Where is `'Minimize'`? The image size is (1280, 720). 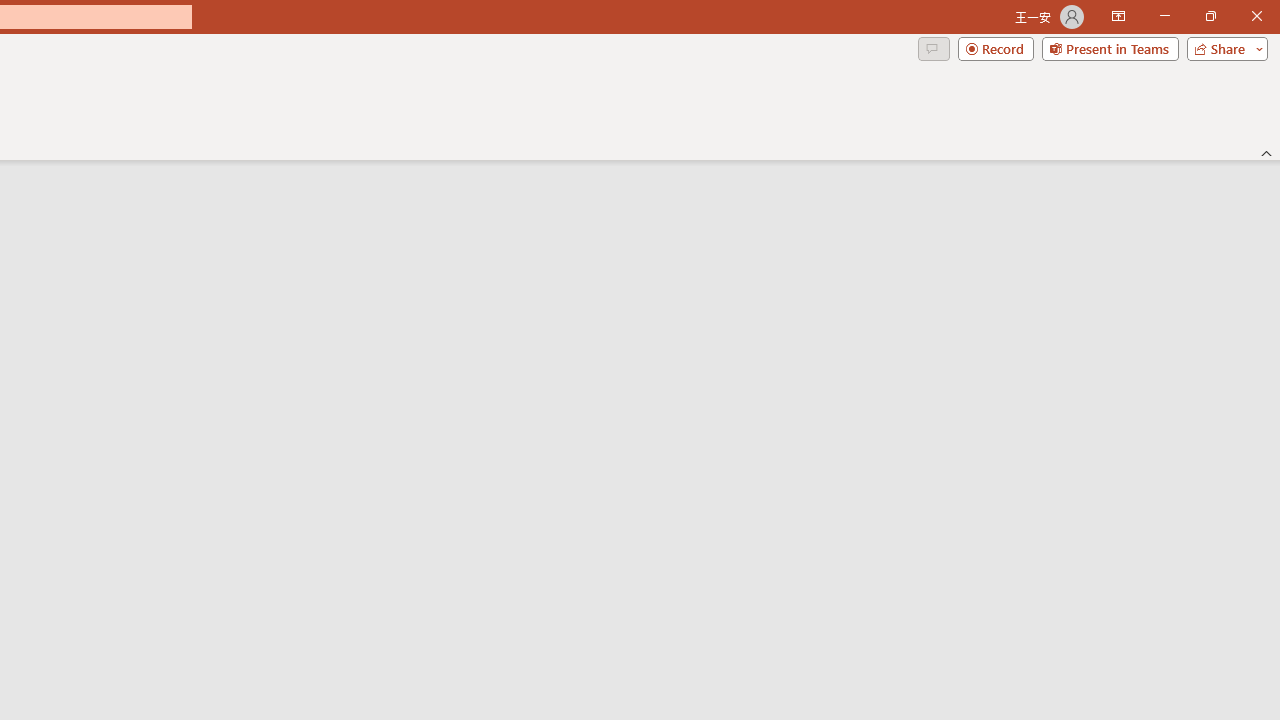 'Minimize' is located at coordinates (1164, 16).